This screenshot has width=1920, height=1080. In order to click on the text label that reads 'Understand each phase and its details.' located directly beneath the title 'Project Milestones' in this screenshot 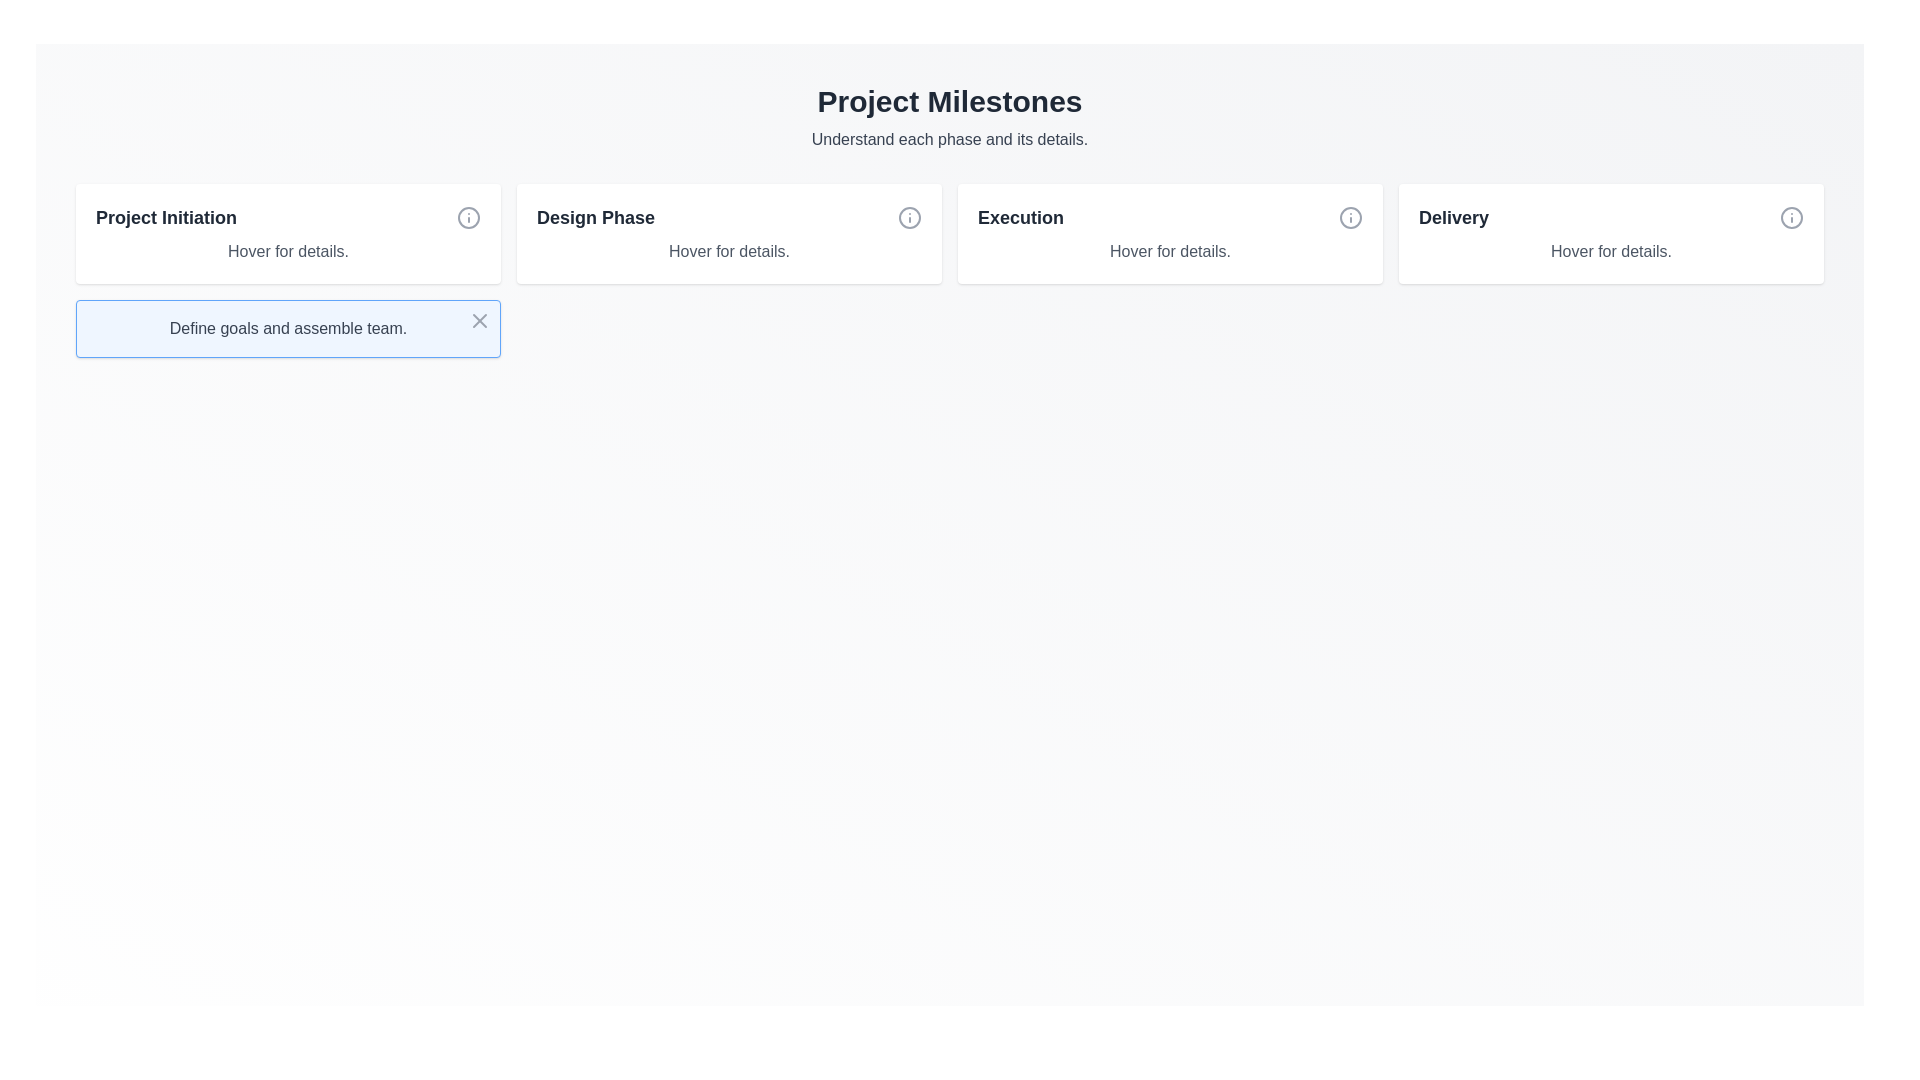, I will do `click(949, 138)`.